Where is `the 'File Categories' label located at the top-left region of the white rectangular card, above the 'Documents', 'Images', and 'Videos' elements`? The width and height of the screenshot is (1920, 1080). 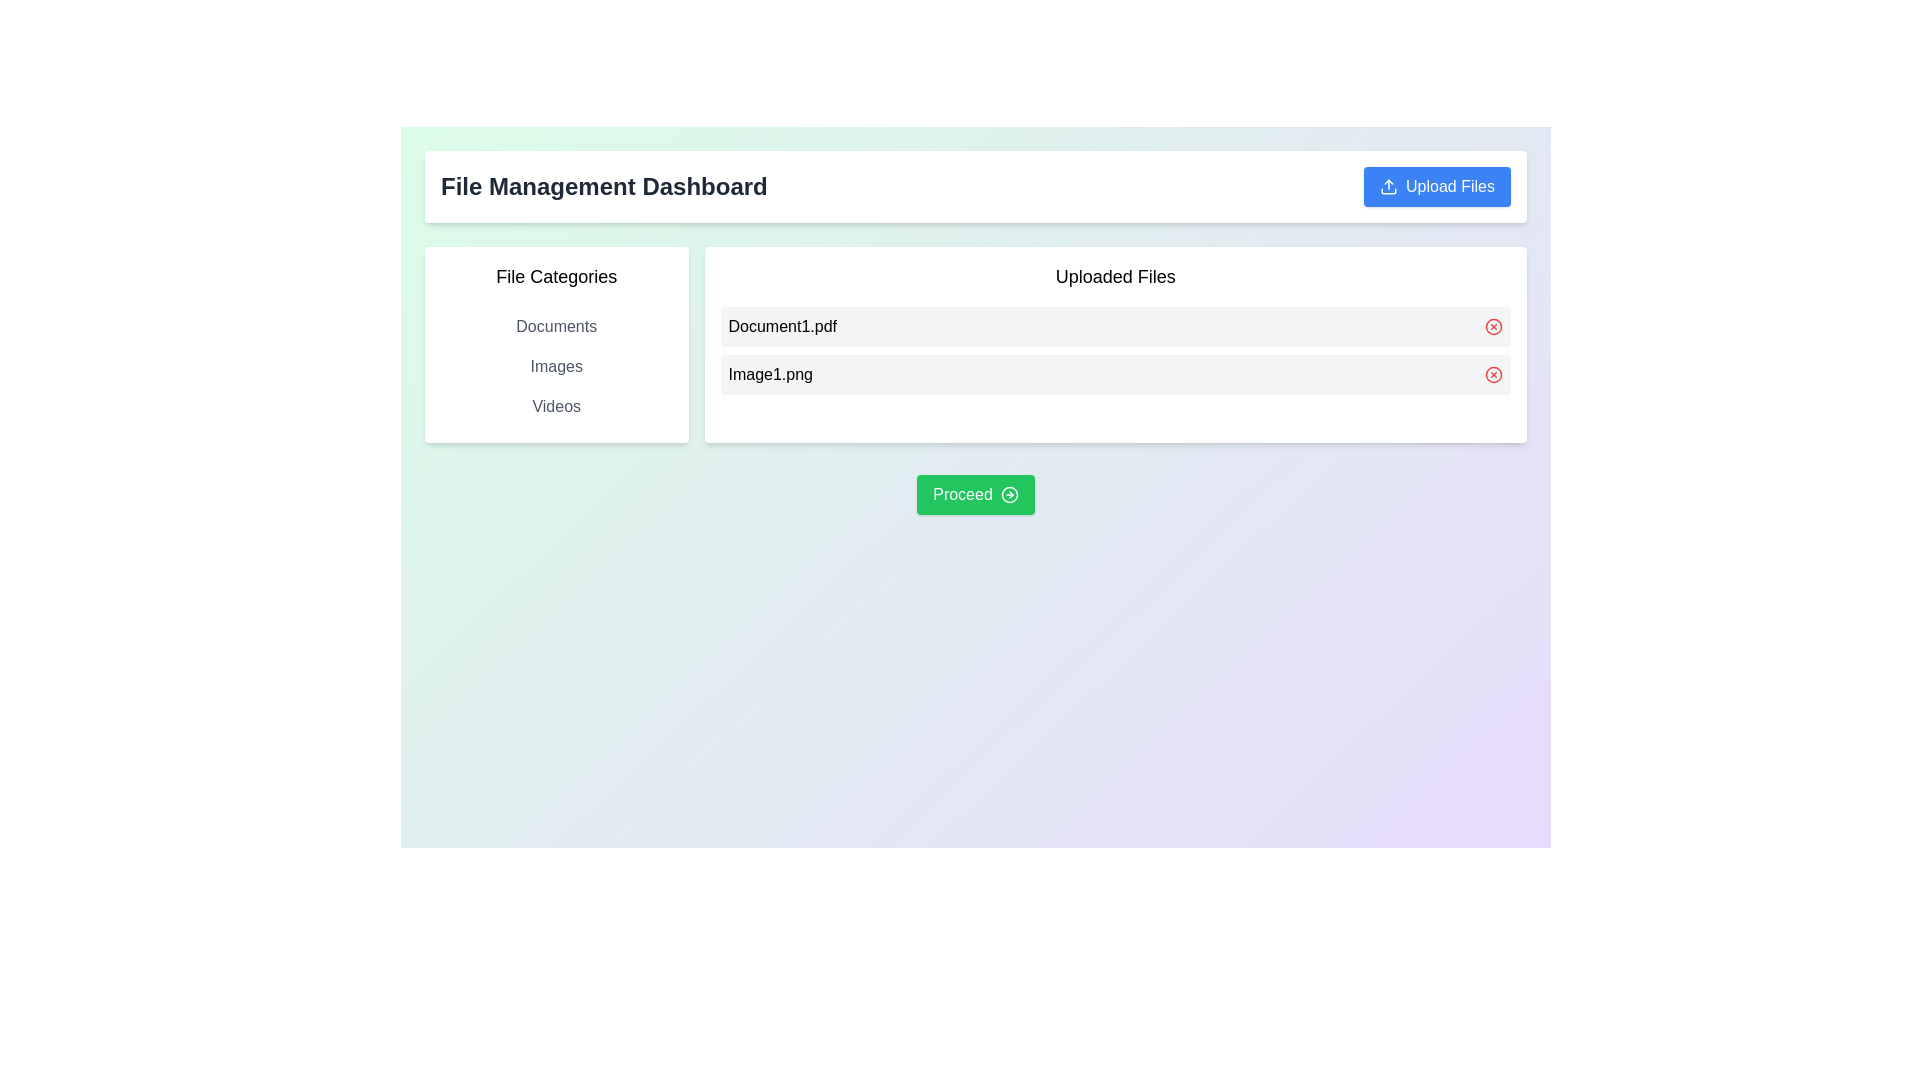 the 'File Categories' label located at the top-left region of the white rectangular card, above the 'Documents', 'Images', and 'Videos' elements is located at coordinates (556, 277).